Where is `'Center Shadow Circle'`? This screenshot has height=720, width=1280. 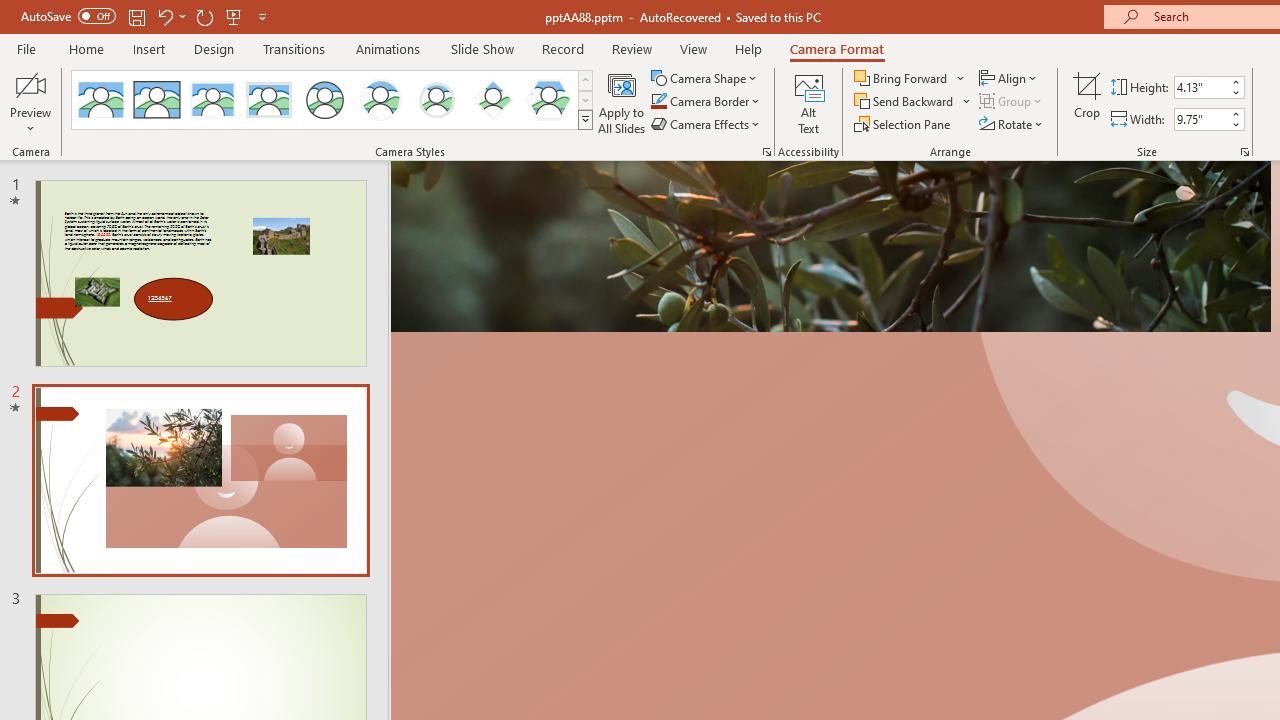
'Center Shadow Circle' is located at coordinates (381, 100).